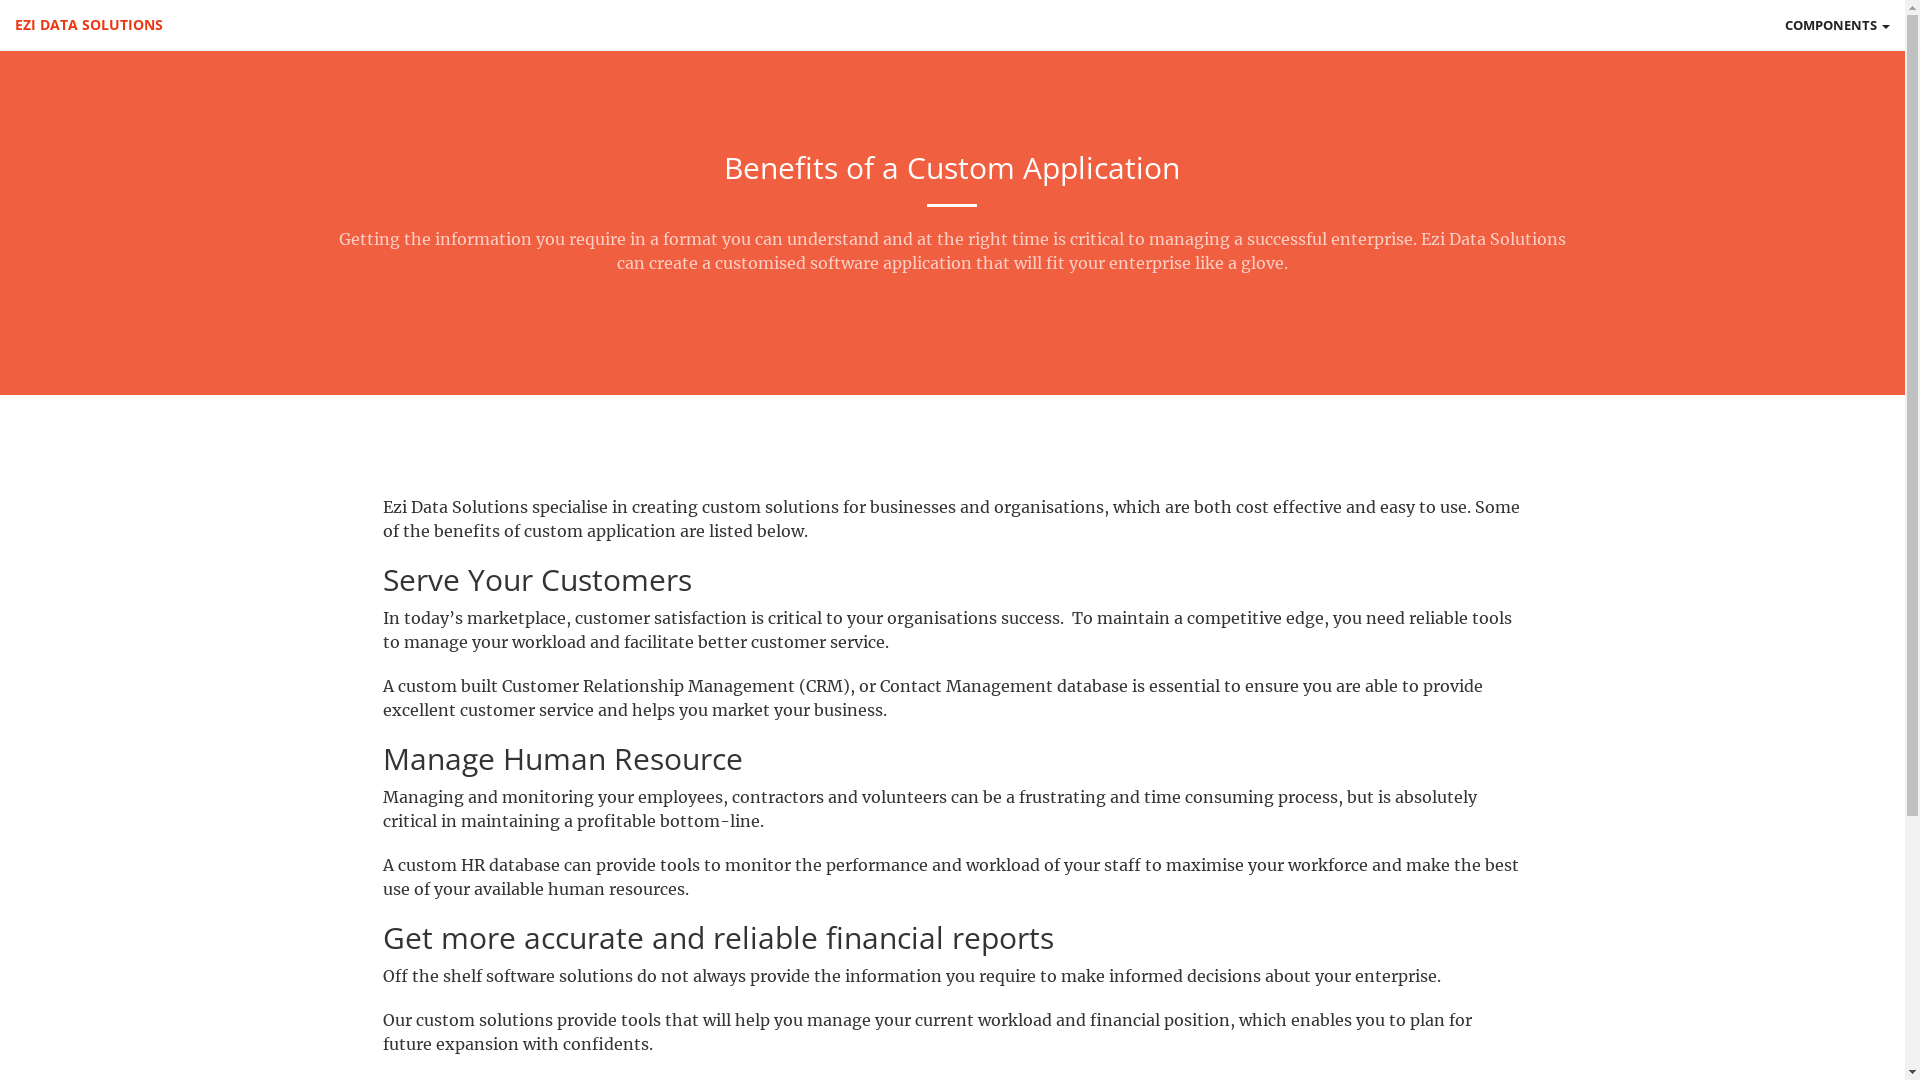 The height and width of the screenshot is (1080, 1920). Describe the element at coordinates (88, 24) in the screenshot. I see `'EZI DATA SOLUTIONS'` at that location.